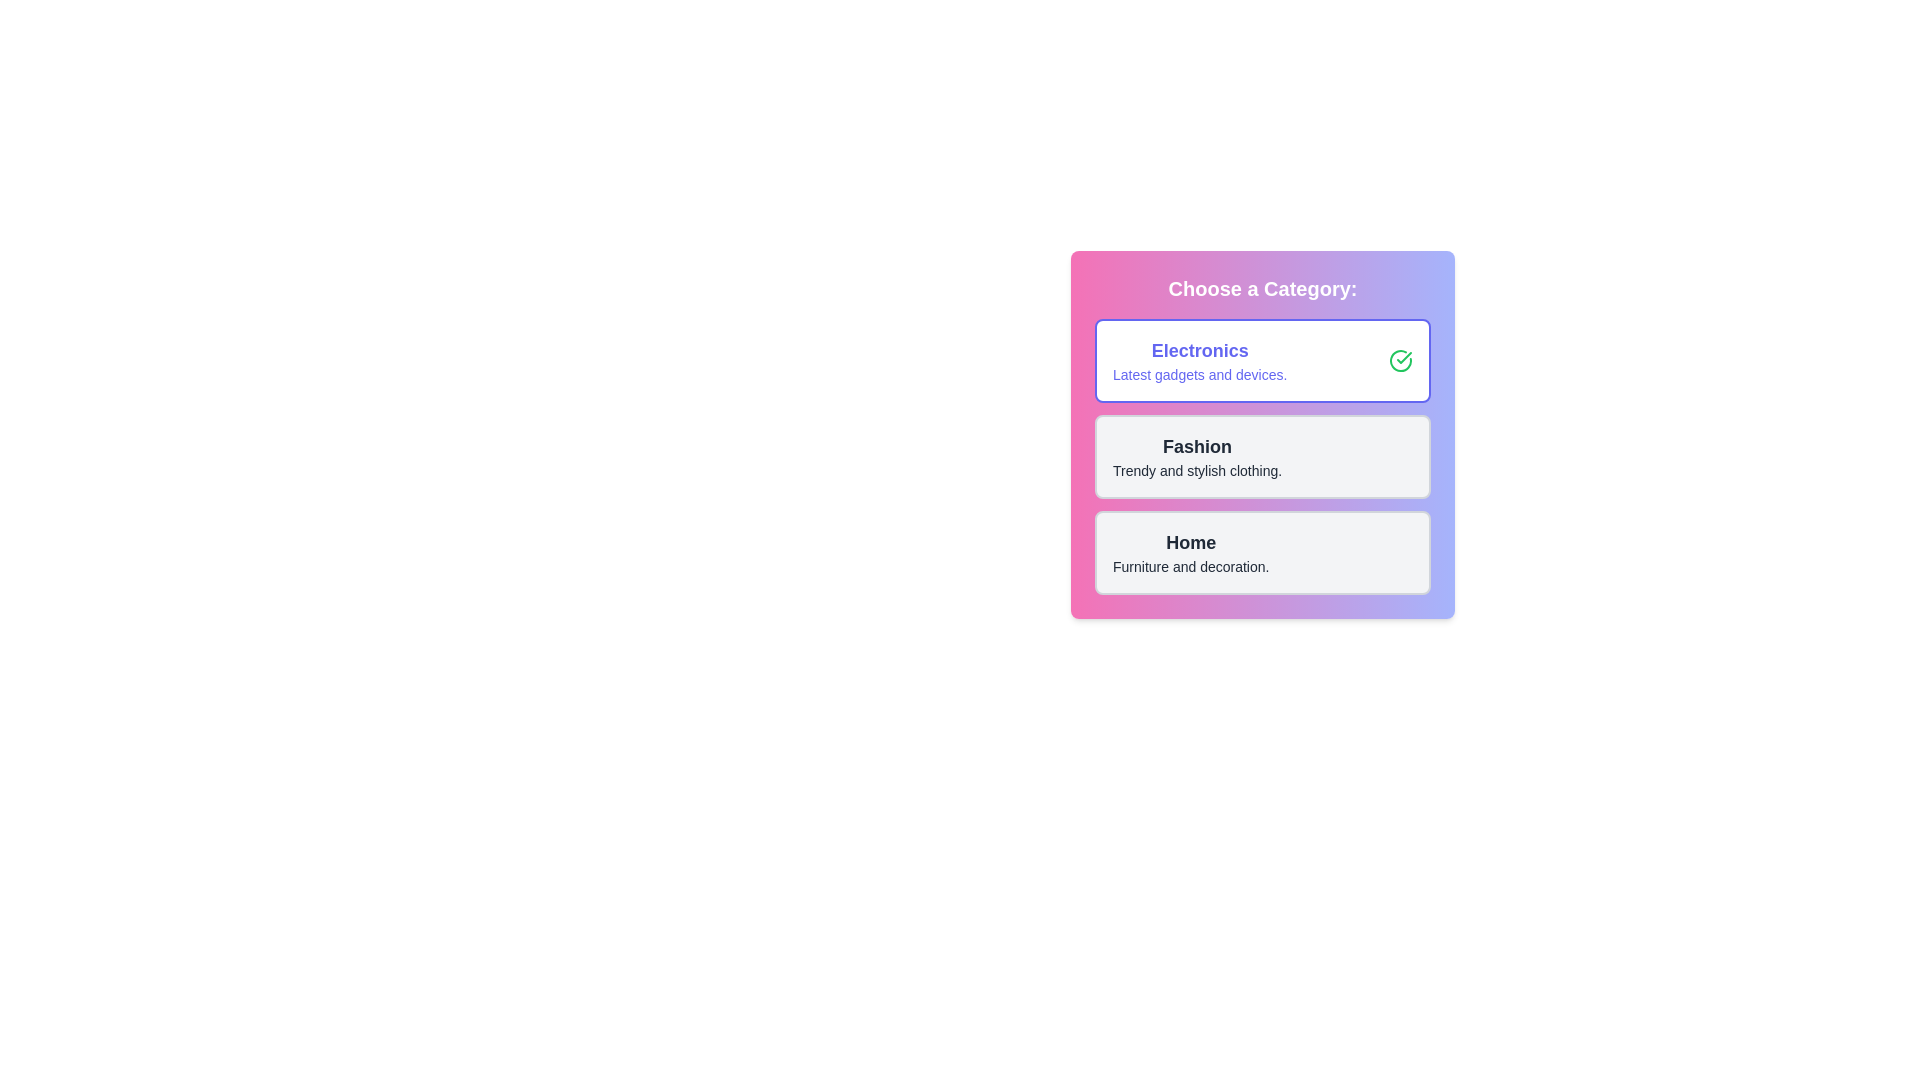  What do you see at coordinates (1400, 361) in the screenshot?
I see `the circular check mark icon indicating completion in the rightmost area of the 'Electronics' section` at bounding box center [1400, 361].